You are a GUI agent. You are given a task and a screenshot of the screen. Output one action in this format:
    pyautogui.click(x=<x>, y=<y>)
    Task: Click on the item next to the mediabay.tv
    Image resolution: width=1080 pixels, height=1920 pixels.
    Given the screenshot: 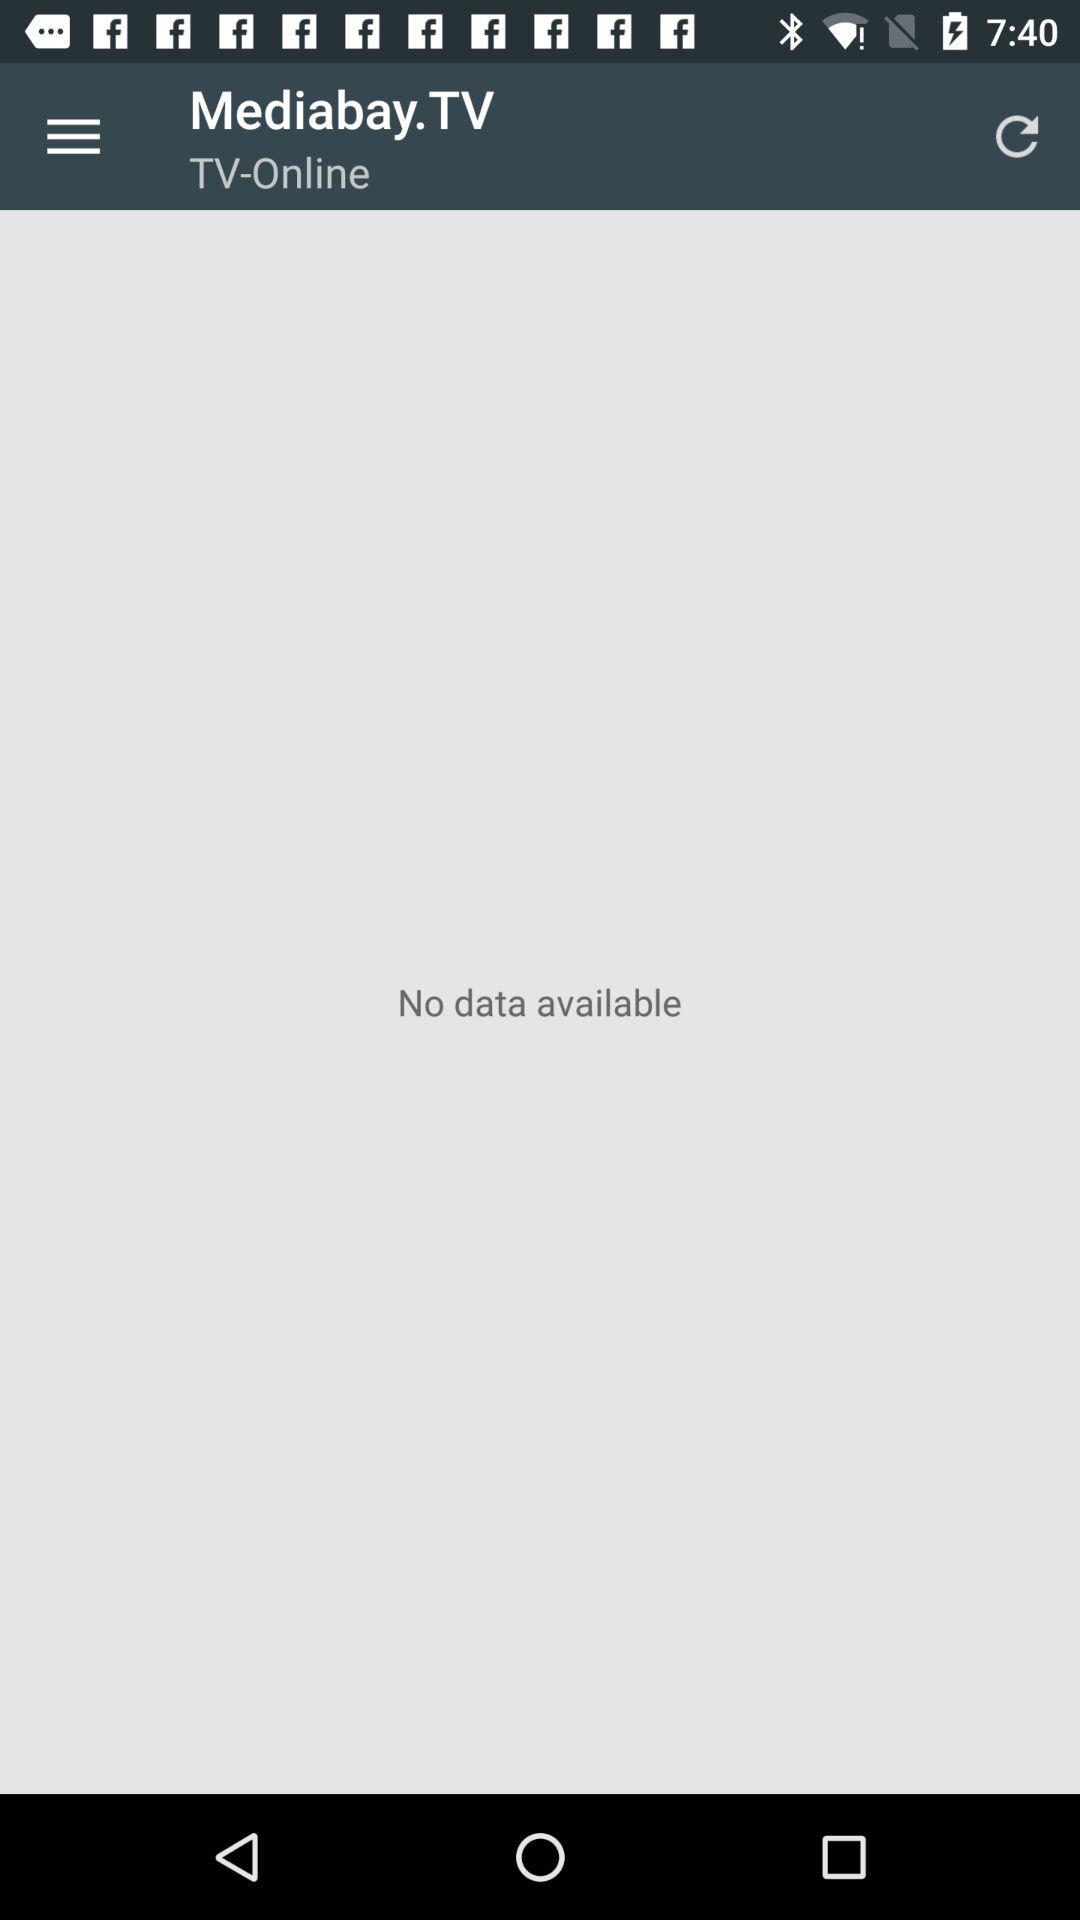 What is the action you would take?
    pyautogui.click(x=1017, y=135)
    